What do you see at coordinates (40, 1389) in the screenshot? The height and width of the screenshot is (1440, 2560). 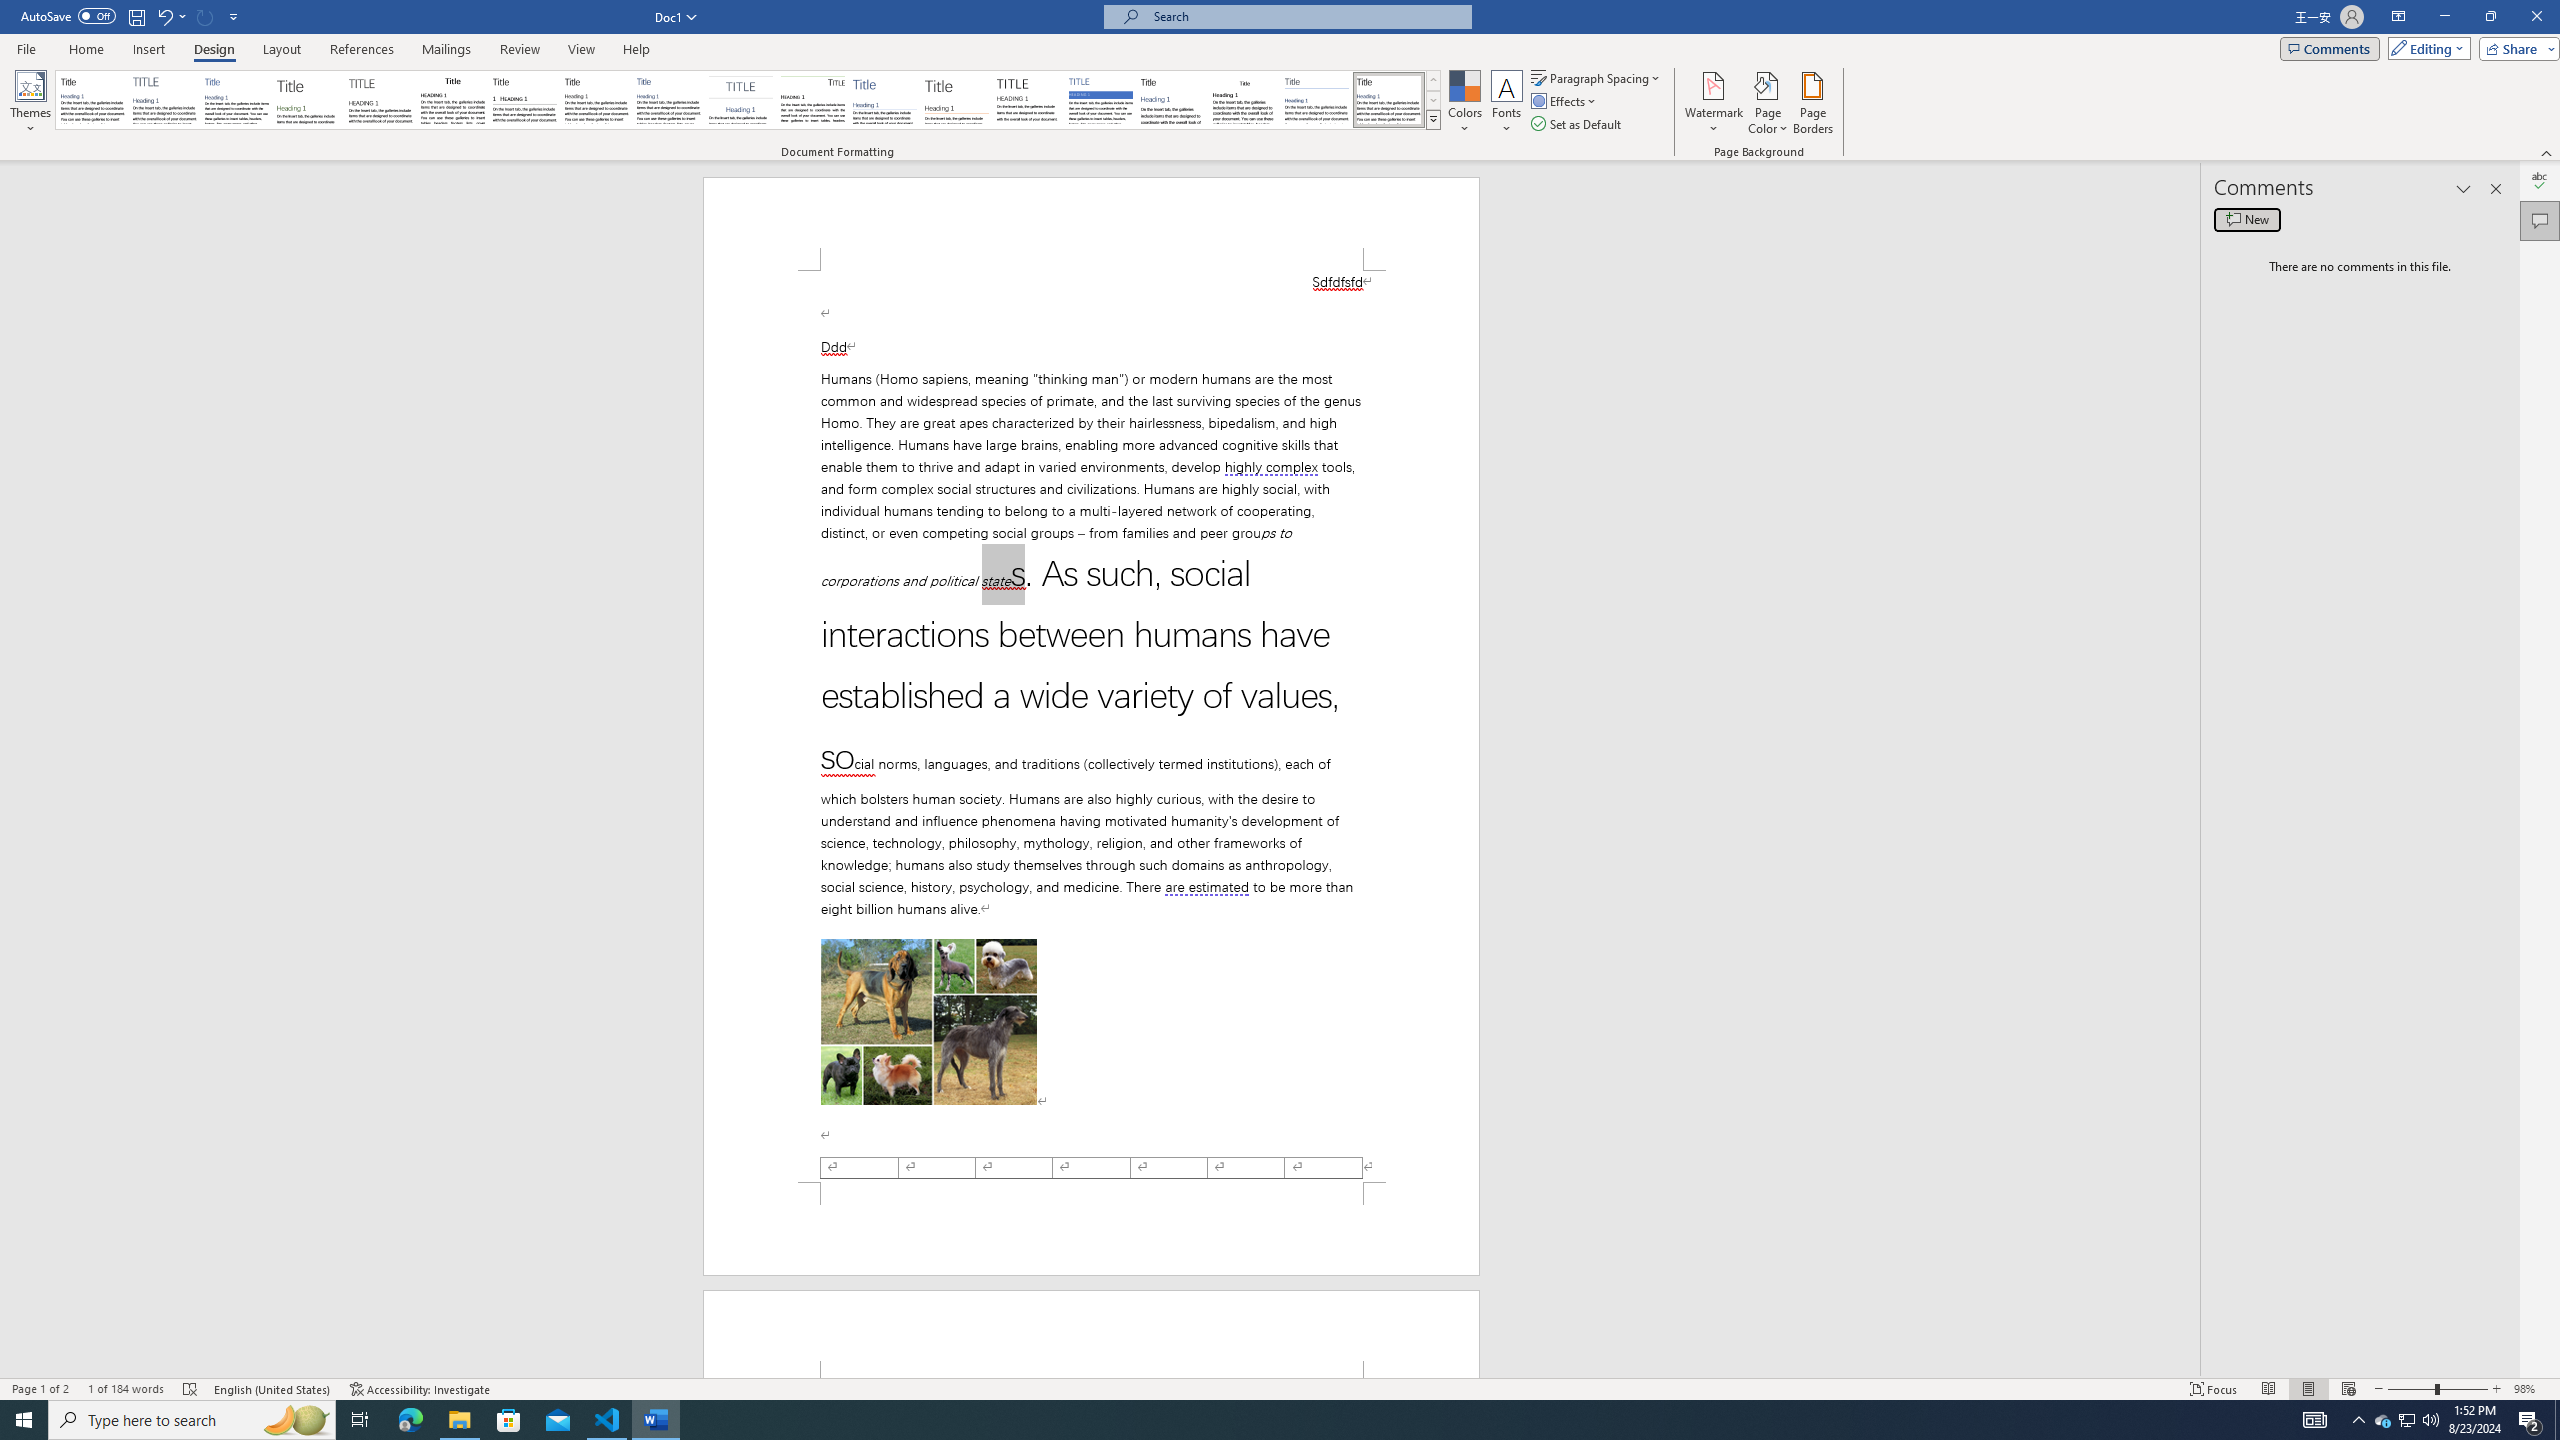 I see `'Page Number Page 1 of 2'` at bounding box center [40, 1389].